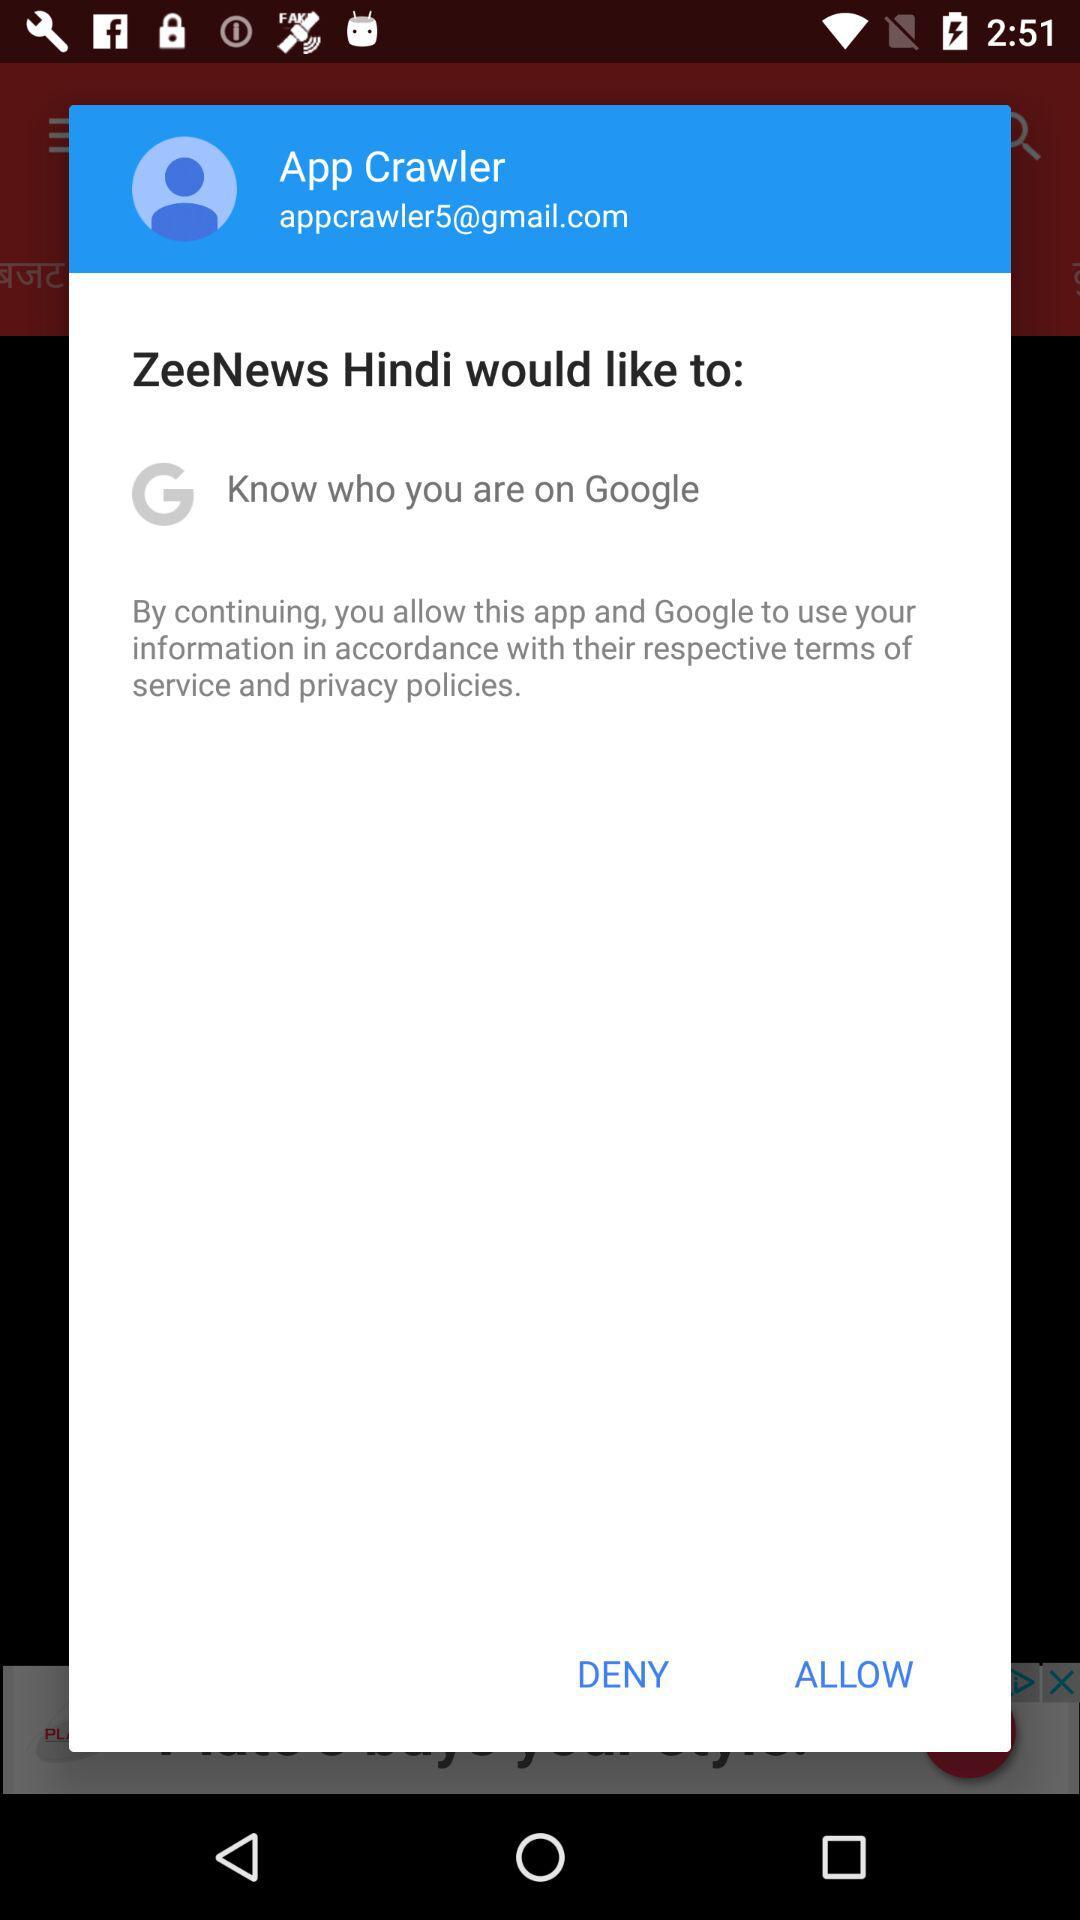 The image size is (1080, 1920). What do you see at coordinates (454, 214) in the screenshot?
I see `icon above the zeenews hindi would` at bounding box center [454, 214].